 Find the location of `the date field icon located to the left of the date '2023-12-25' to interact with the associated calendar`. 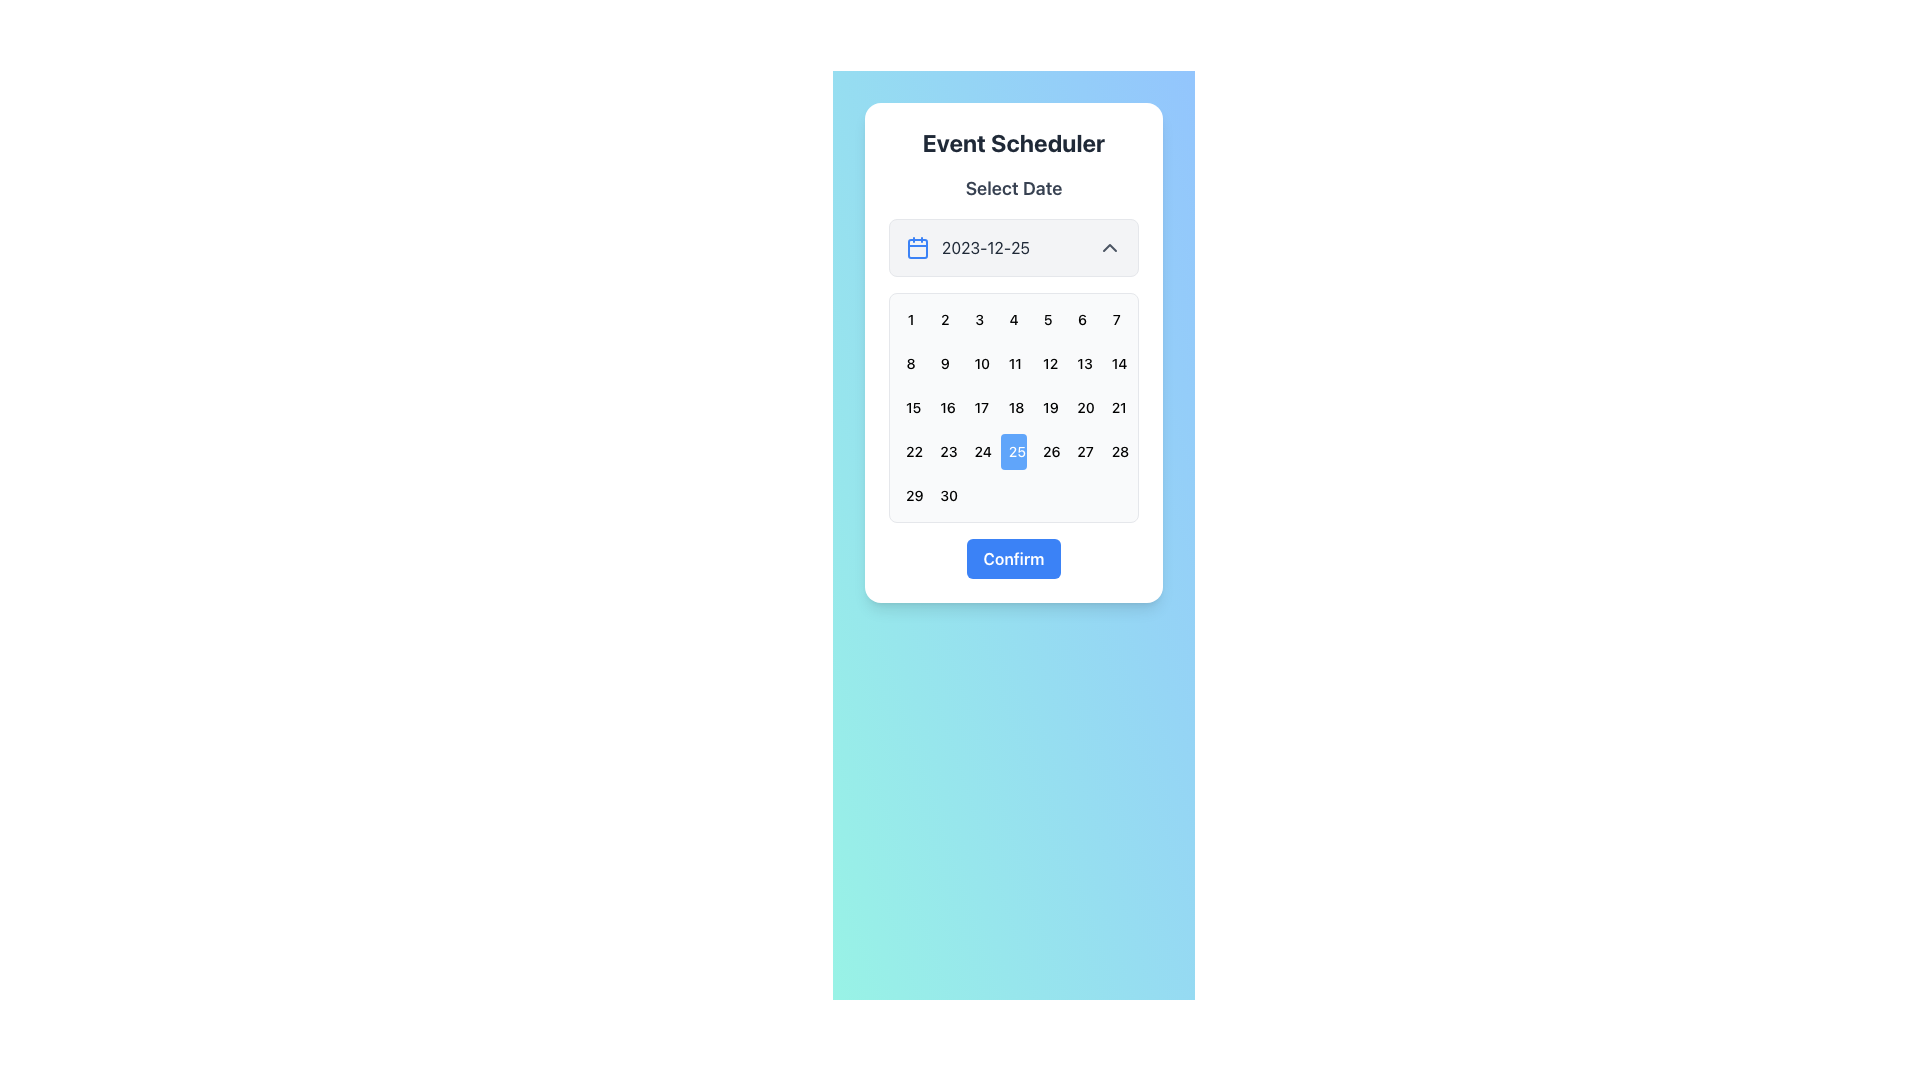

the date field icon located to the left of the date '2023-12-25' to interact with the associated calendar is located at coordinates (916, 246).